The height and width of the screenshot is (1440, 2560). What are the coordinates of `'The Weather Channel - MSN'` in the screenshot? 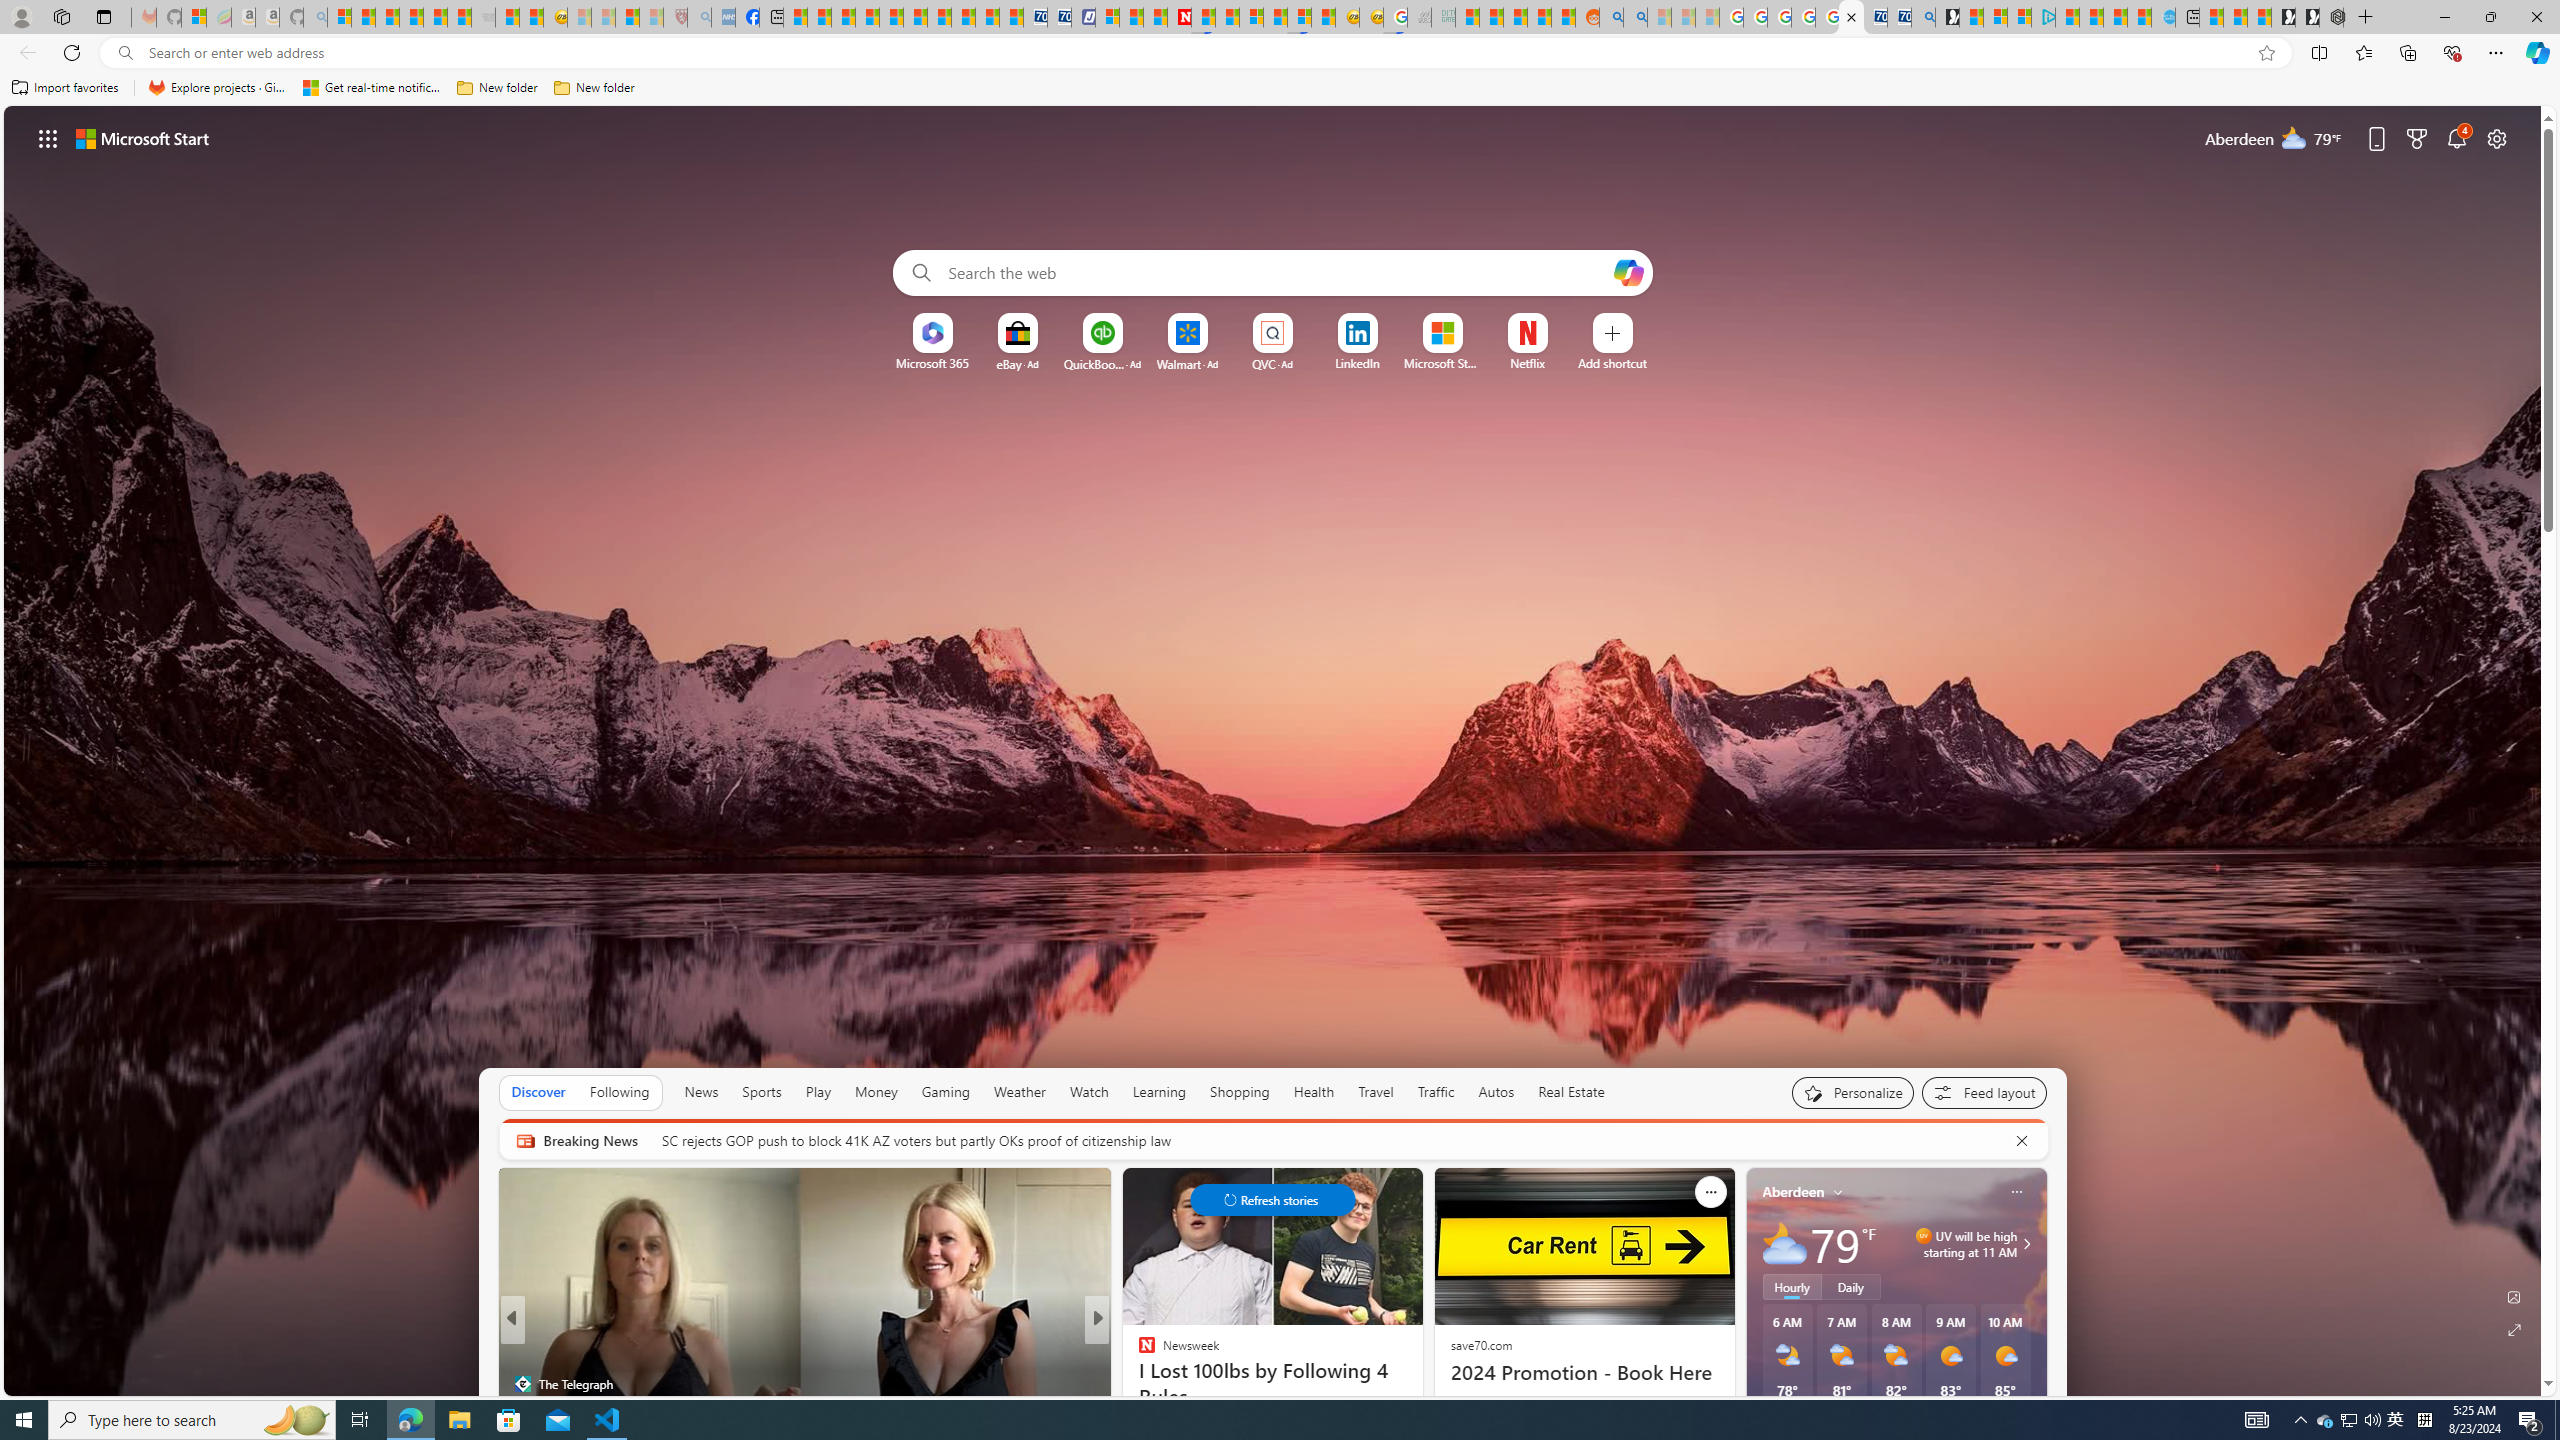 It's located at (386, 16).